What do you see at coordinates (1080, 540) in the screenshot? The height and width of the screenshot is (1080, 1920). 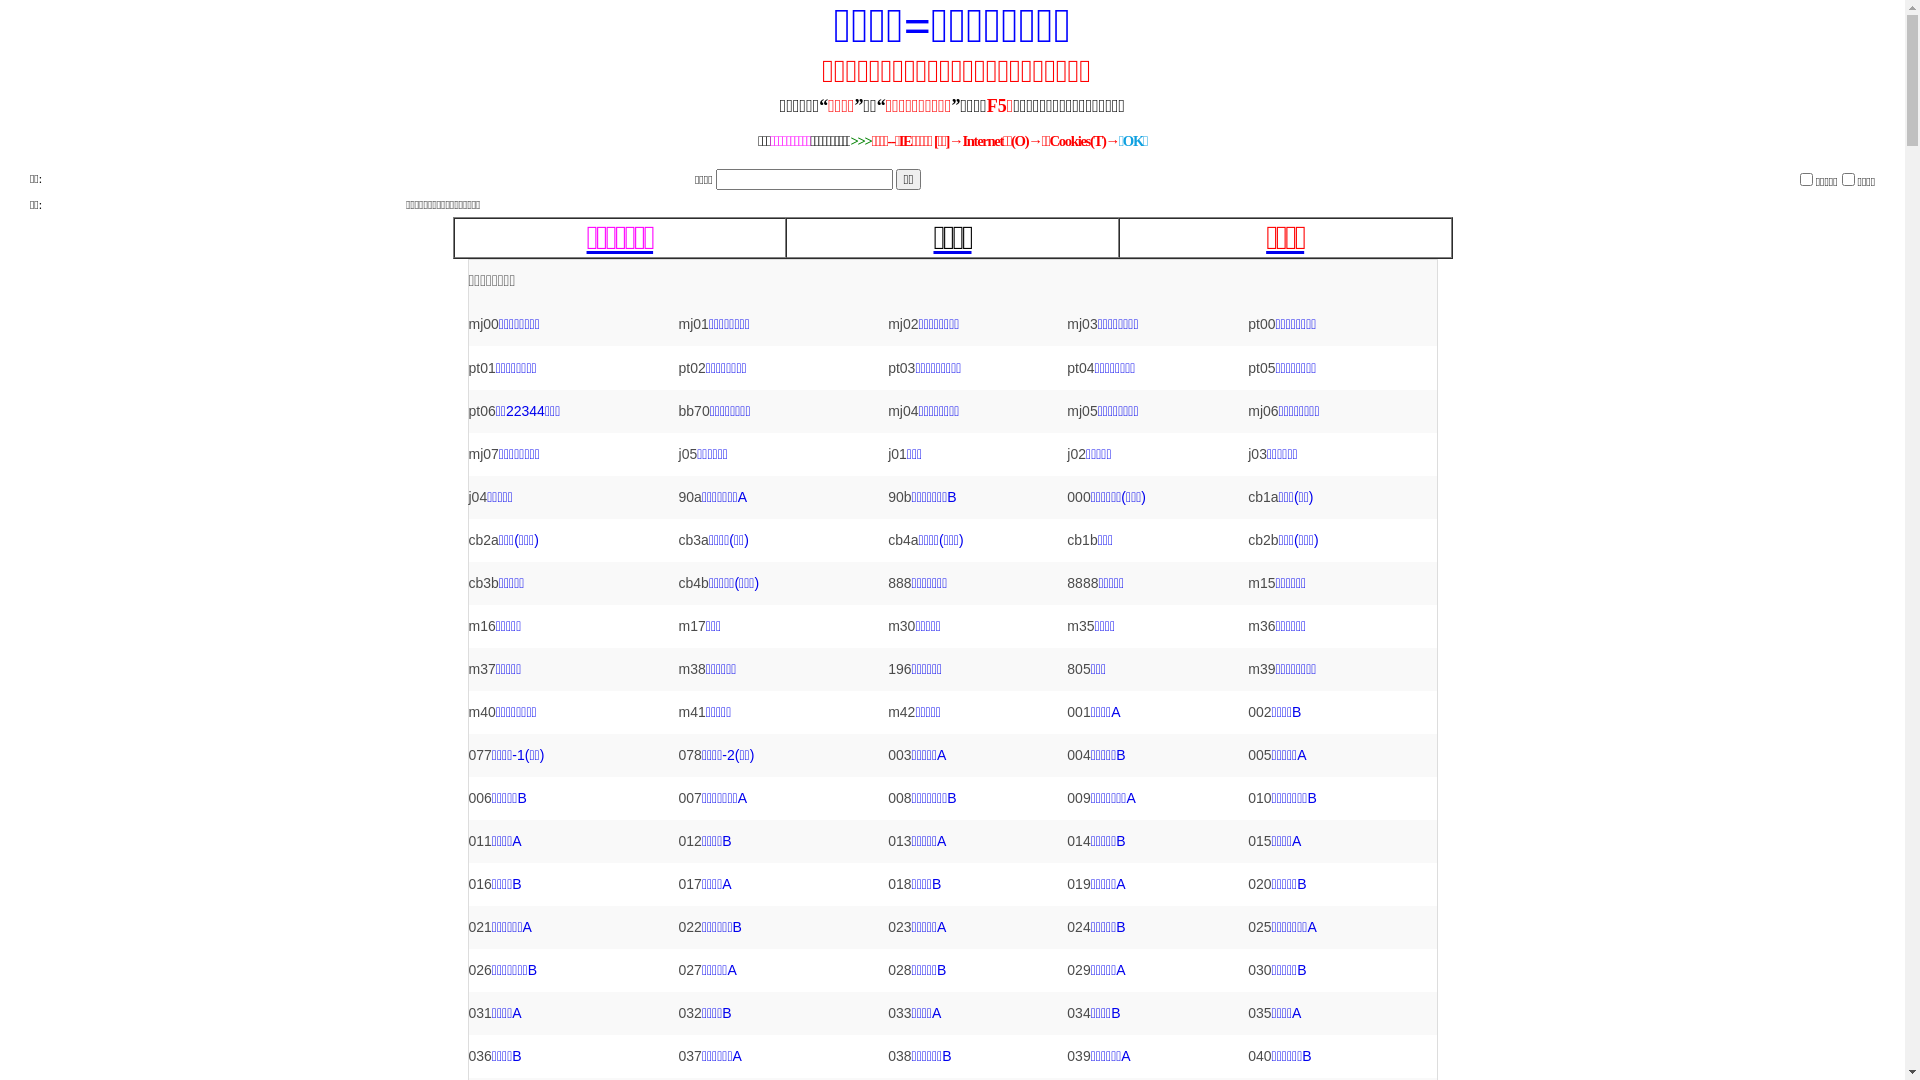 I see `'cb1b'` at bounding box center [1080, 540].